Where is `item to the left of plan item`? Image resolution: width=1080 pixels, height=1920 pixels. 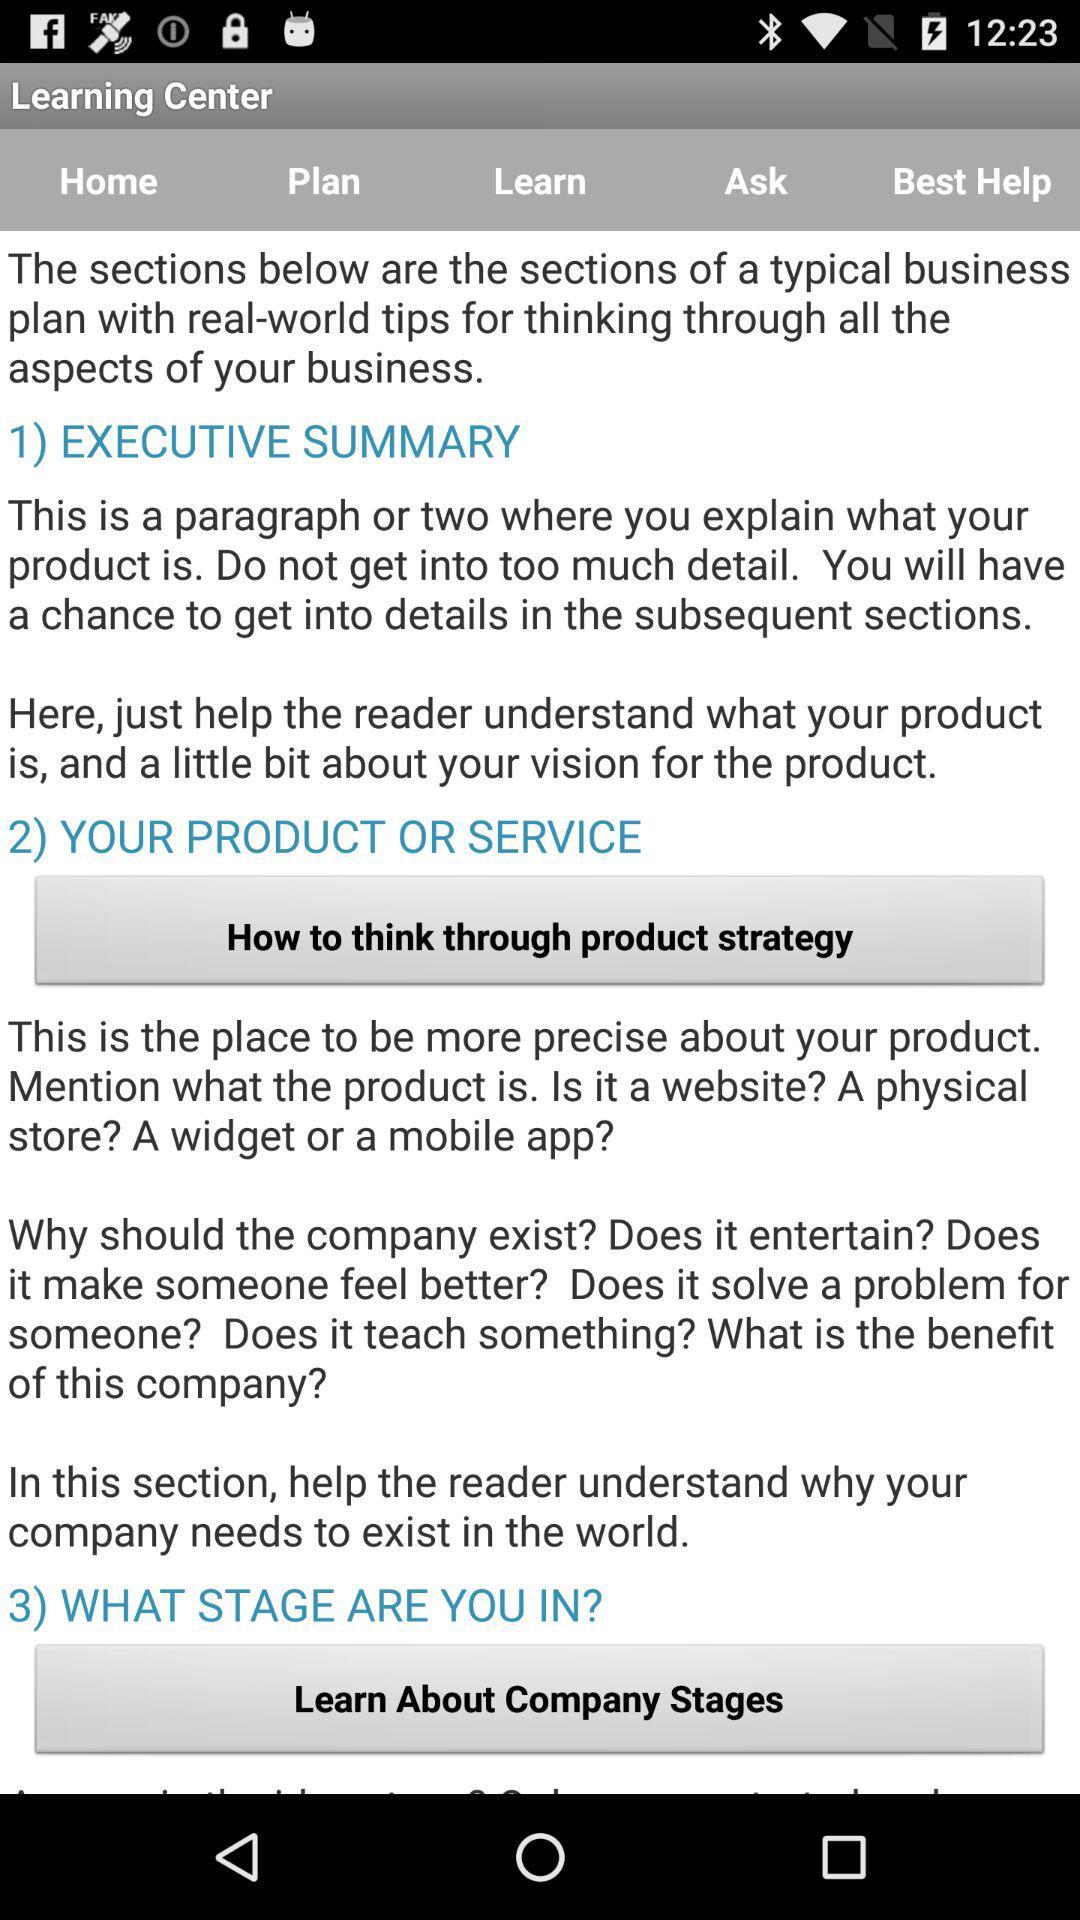
item to the left of plan item is located at coordinates (108, 180).